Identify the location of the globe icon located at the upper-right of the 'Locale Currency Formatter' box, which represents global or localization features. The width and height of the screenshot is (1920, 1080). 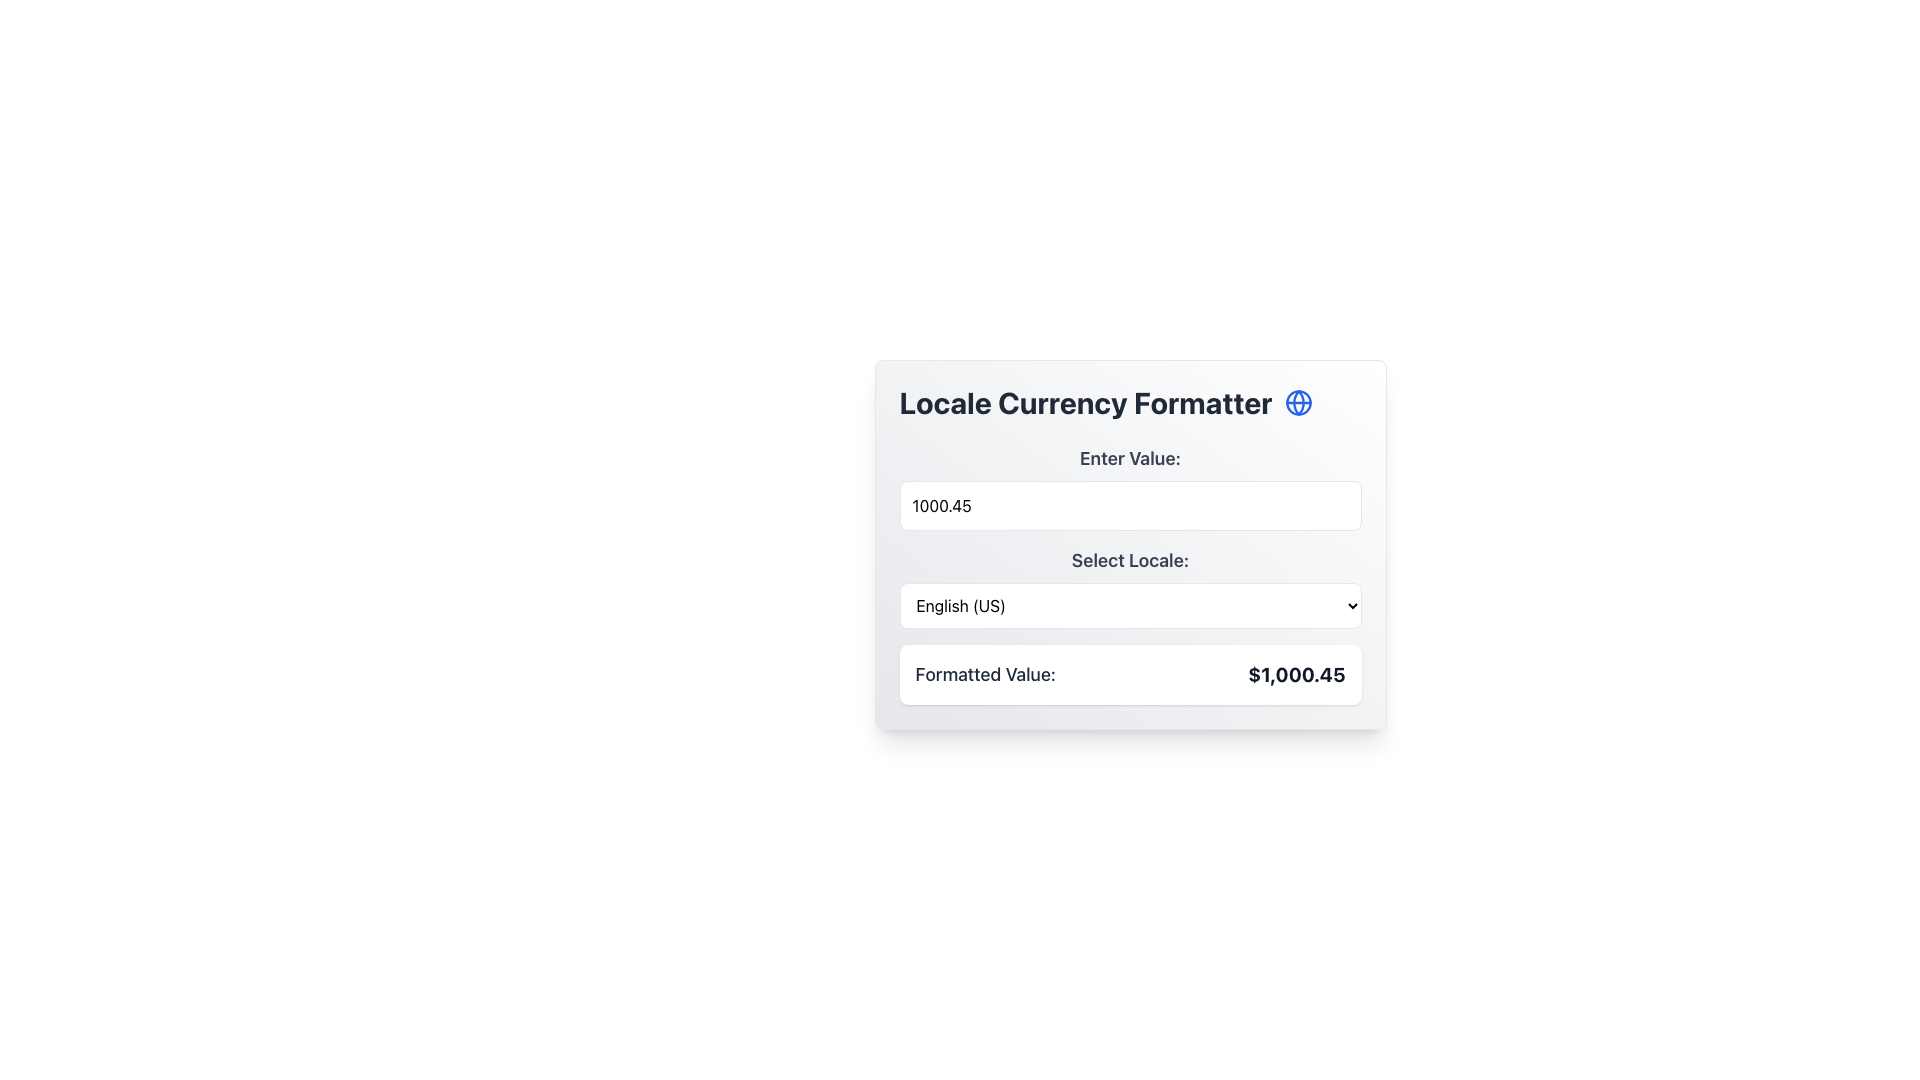
(1298, 402).